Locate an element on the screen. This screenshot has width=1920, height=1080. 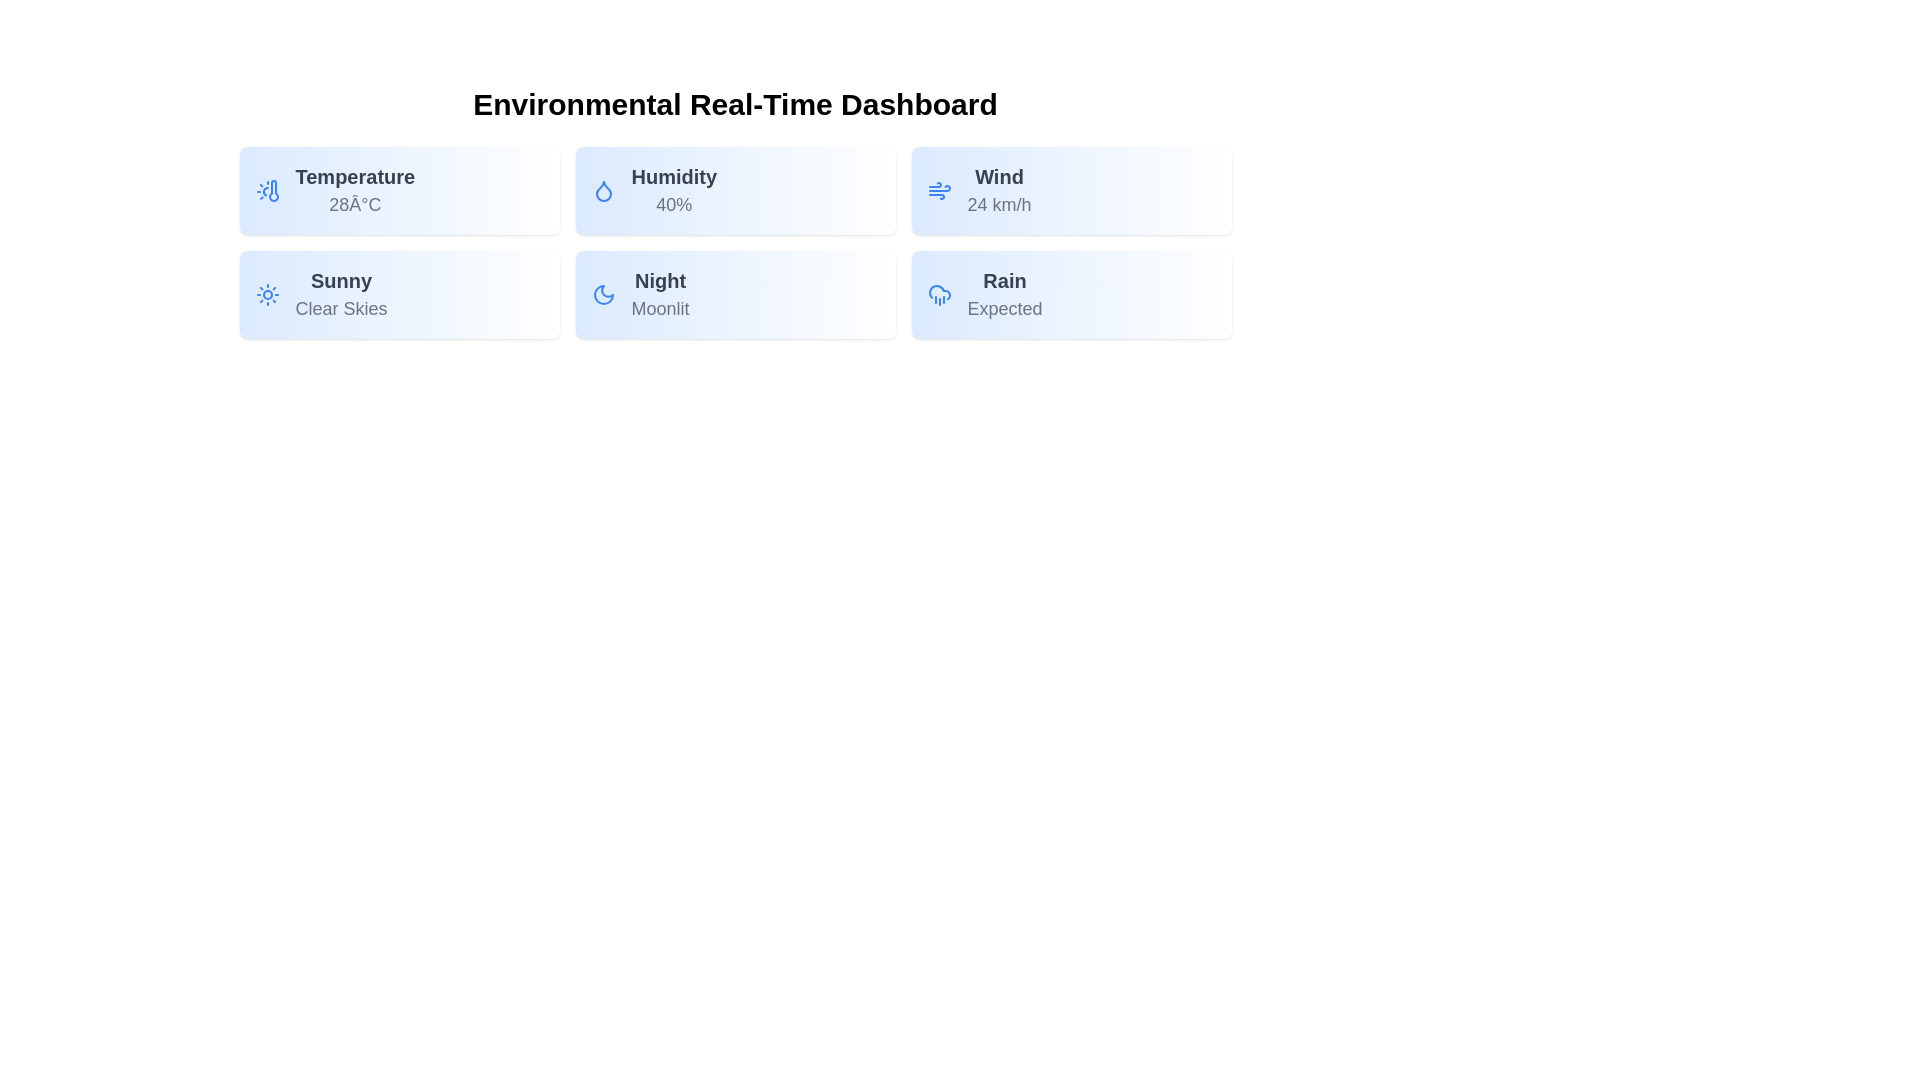
the static text display that reads 'Sunny' in bold, larger font and 'Clear Skies' in smaller font is located at coordinates (341, 294).